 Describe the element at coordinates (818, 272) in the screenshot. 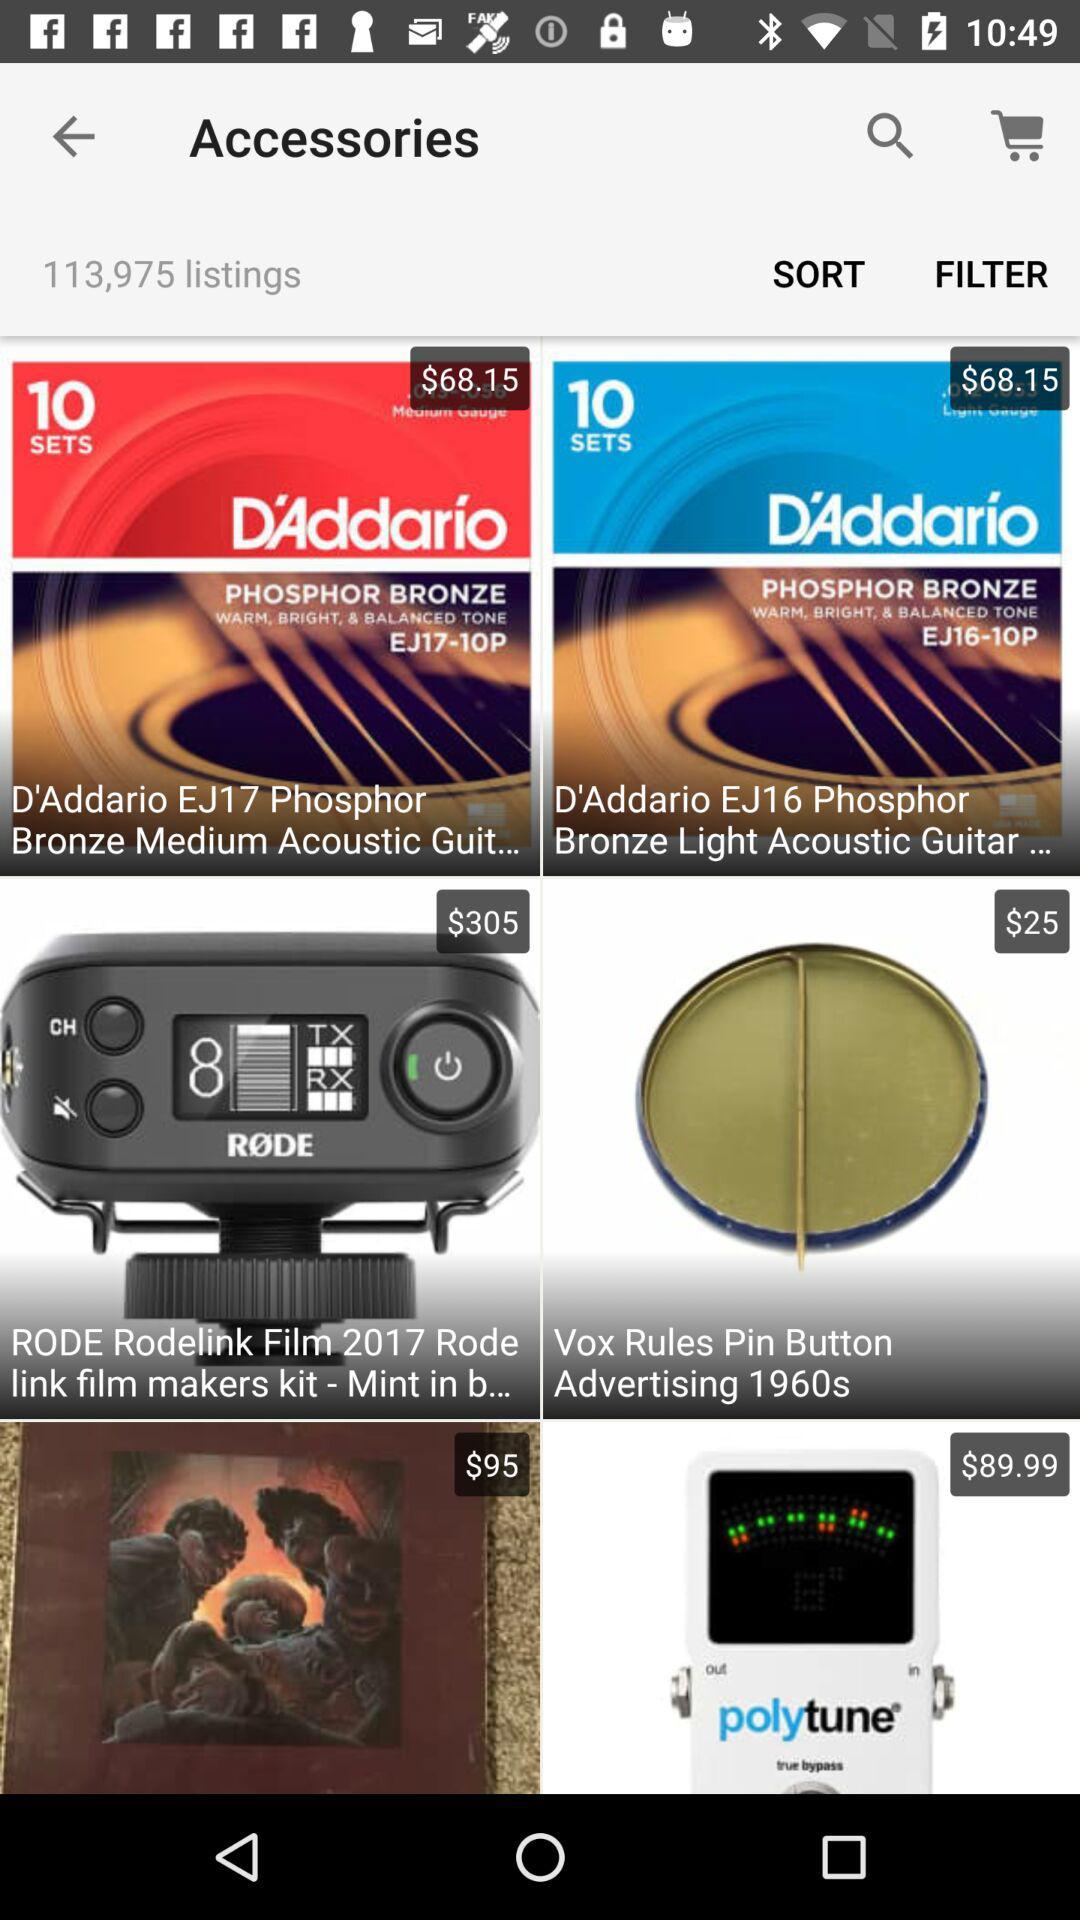

I see `the sort` at that location.